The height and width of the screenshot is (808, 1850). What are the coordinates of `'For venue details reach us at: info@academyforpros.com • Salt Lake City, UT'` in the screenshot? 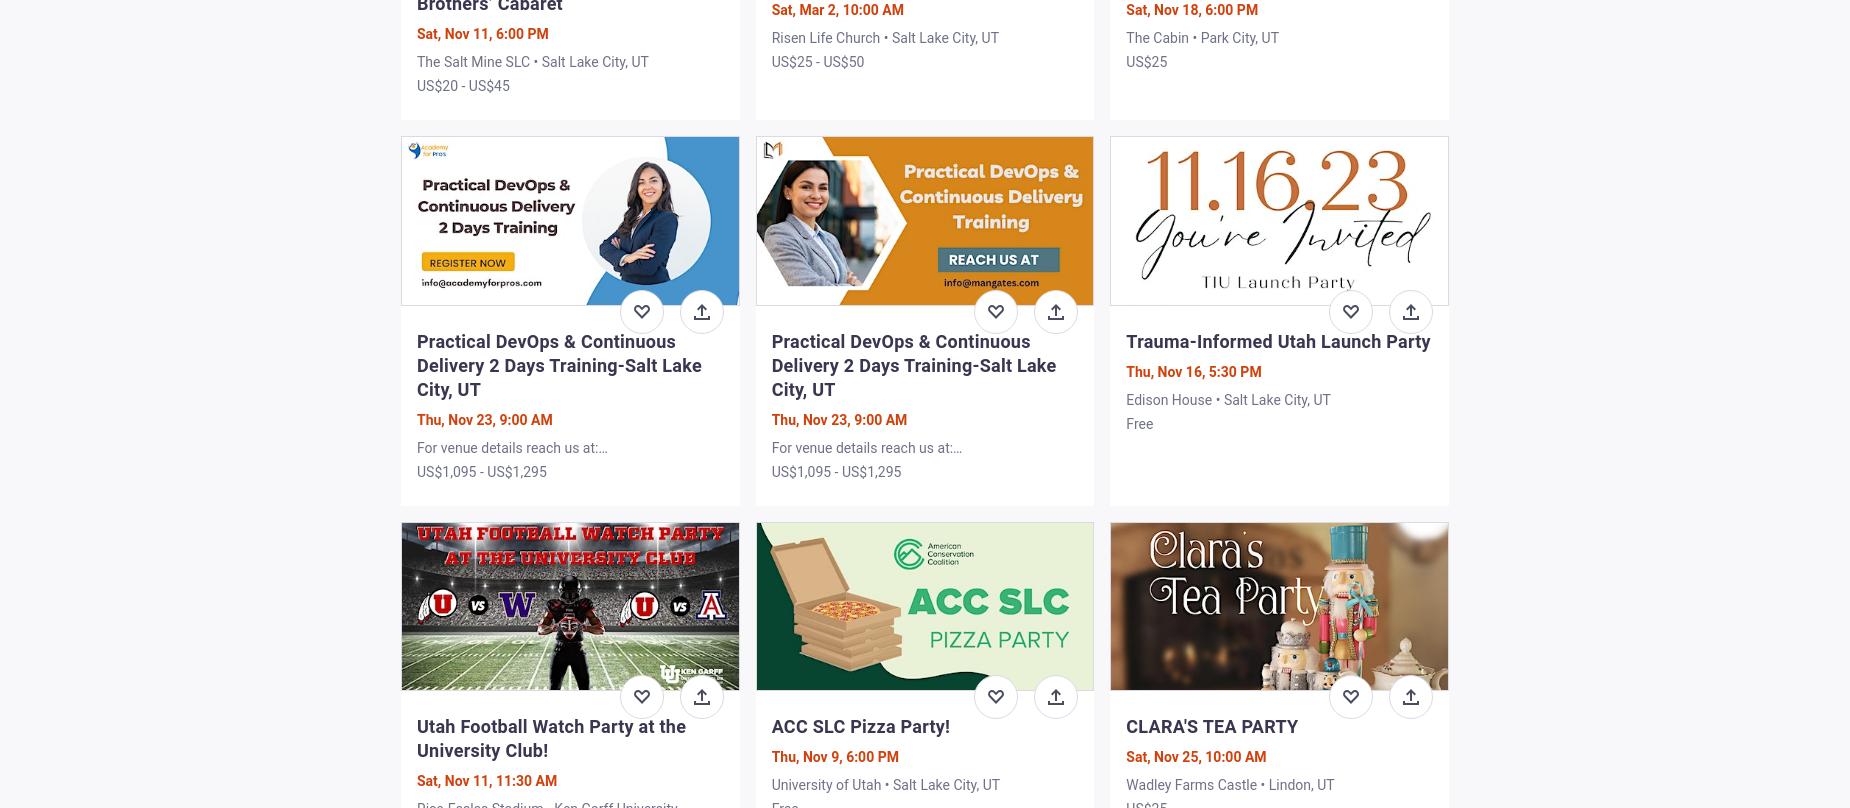 It's located at (550, 467).